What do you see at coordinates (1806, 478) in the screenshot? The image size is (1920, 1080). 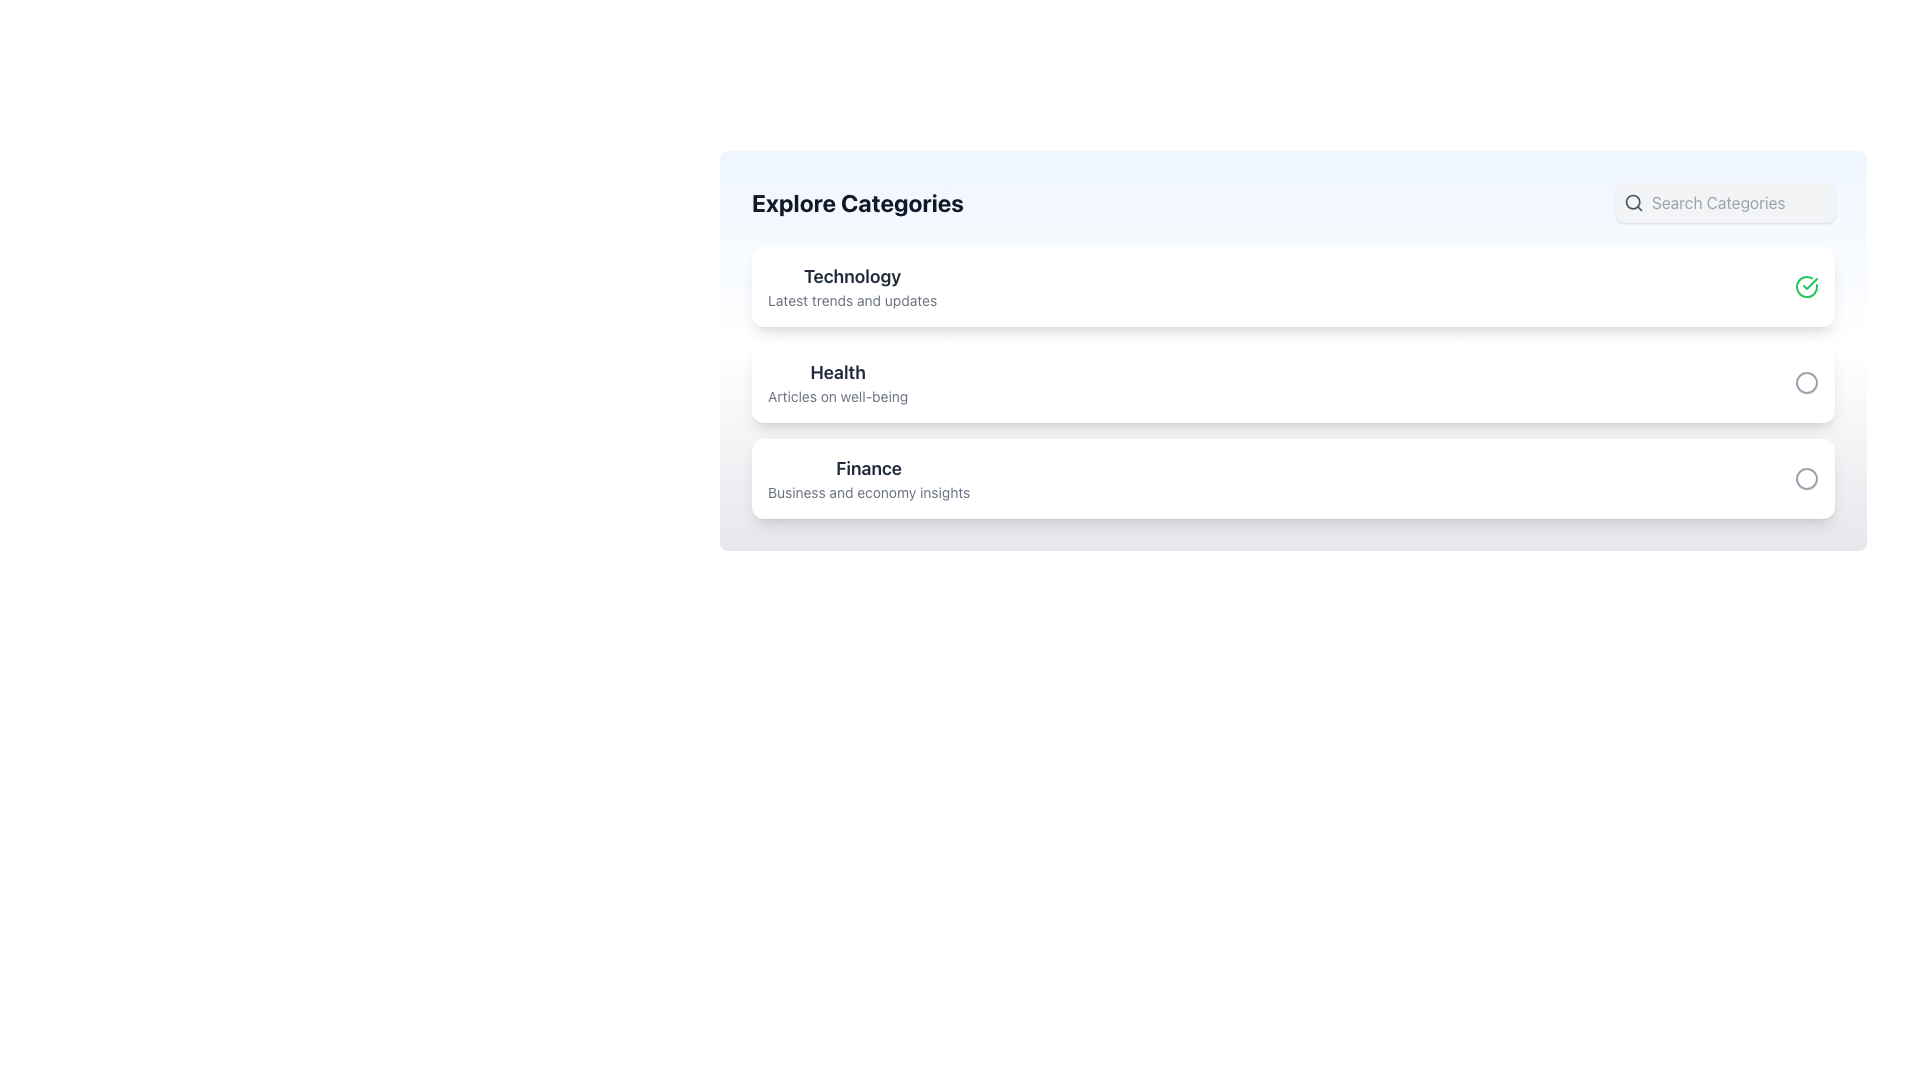 I see `the circular graphical component located inside the 'Finance' category card, positioned at the rightmost part of the card` at bounding box center [1806, 478].